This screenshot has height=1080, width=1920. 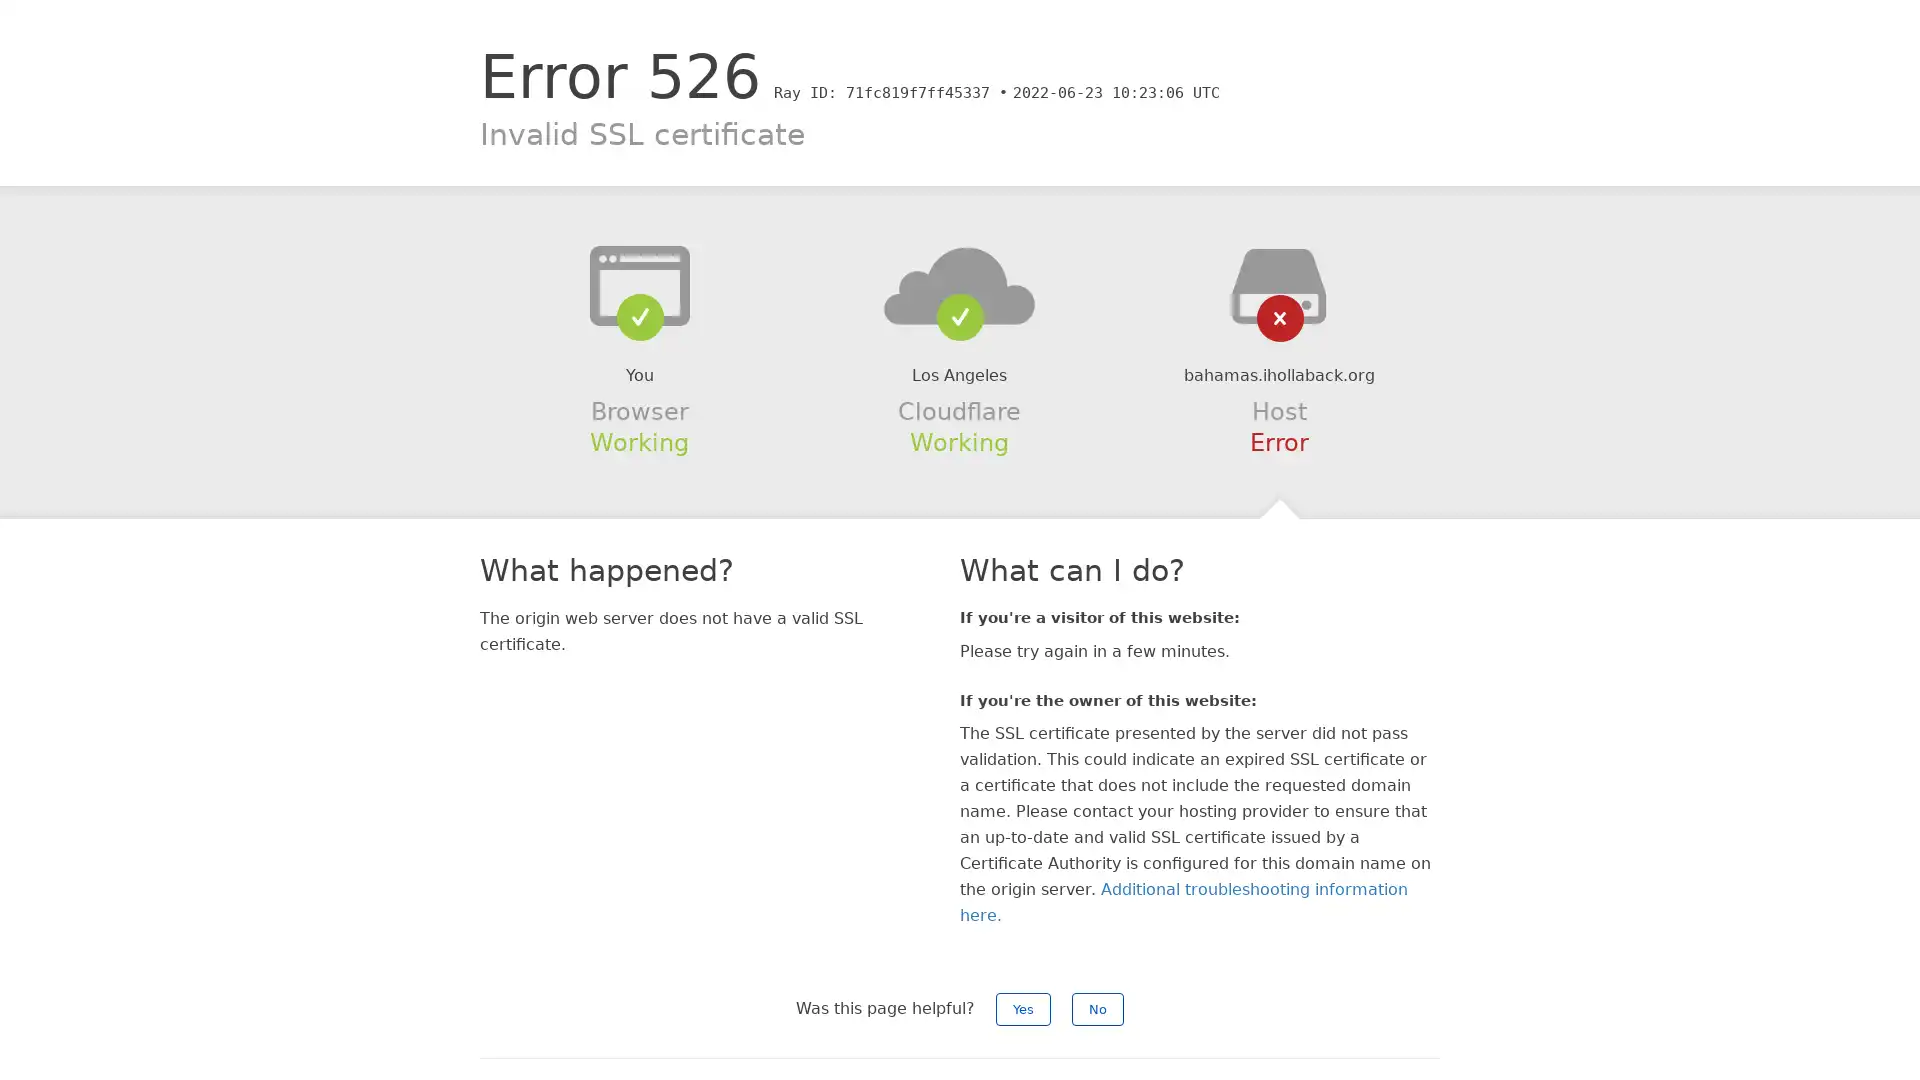 What do you see at coordinates (1023, 1009) in the screenshot?
I see `Yes` at bounding box center [1023, 1009].